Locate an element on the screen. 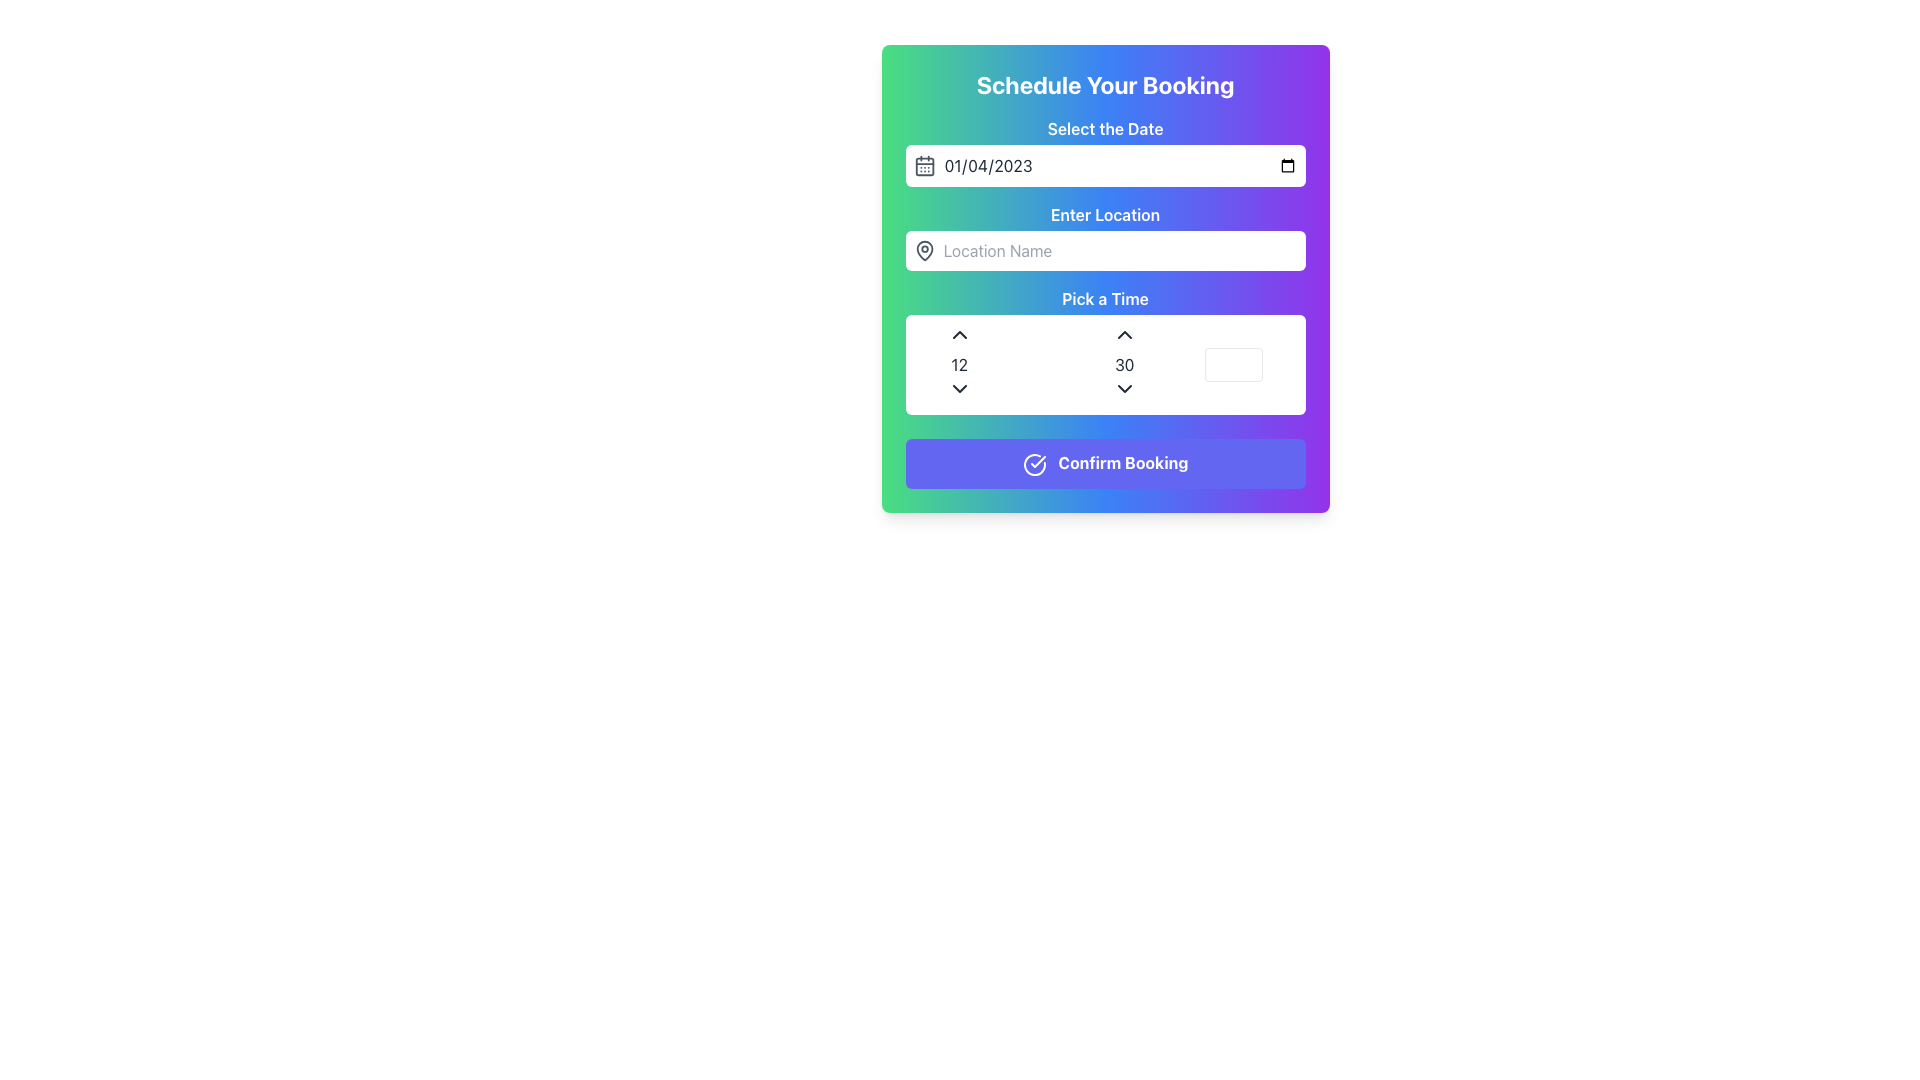 This screenshot has height=1080, width=1920. the Text Label that instructs users to input their location, which is positioned above the input field for the location name is located at coordinates (1104, 215).